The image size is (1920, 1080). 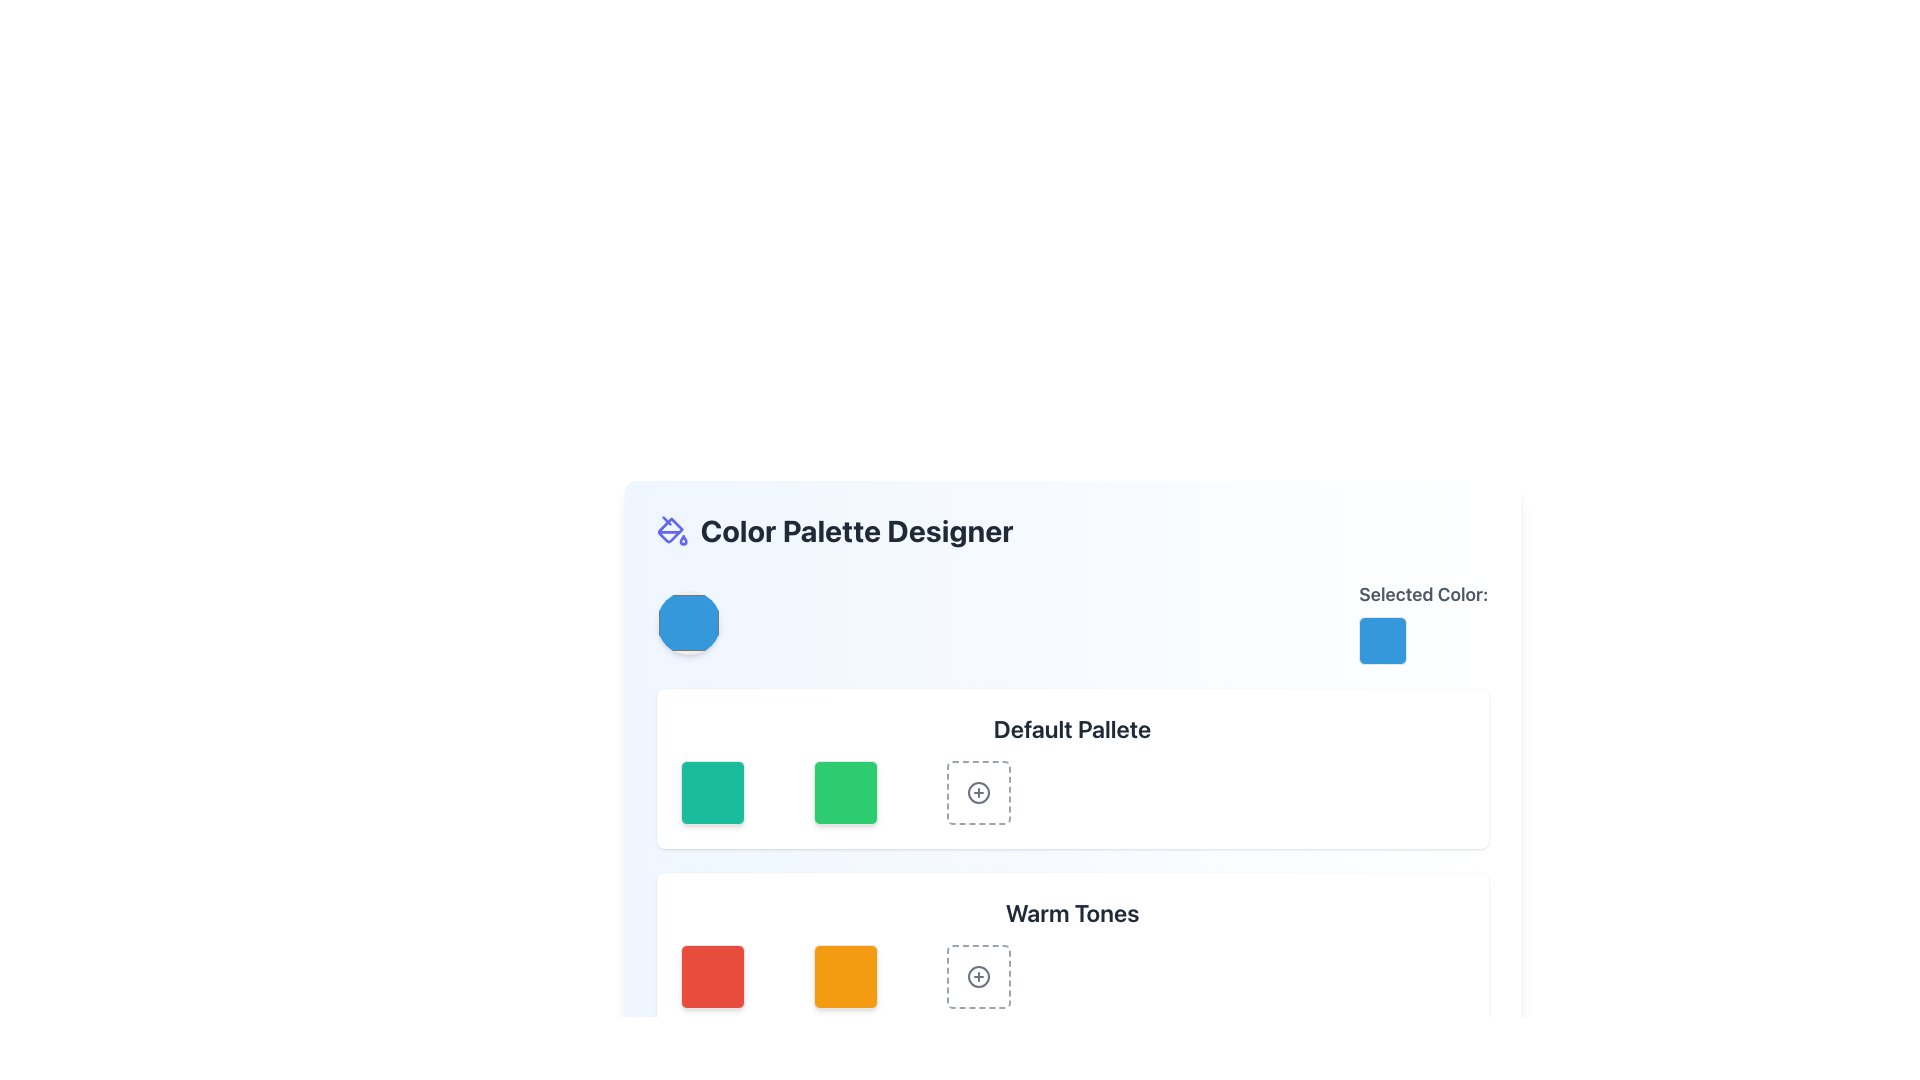 What do you see at coordinates (979, 975) in the screenshot?
I see `the button located in the third column of the second row beneath the 'Warm Tones' label` at bounding box center [979, 975].